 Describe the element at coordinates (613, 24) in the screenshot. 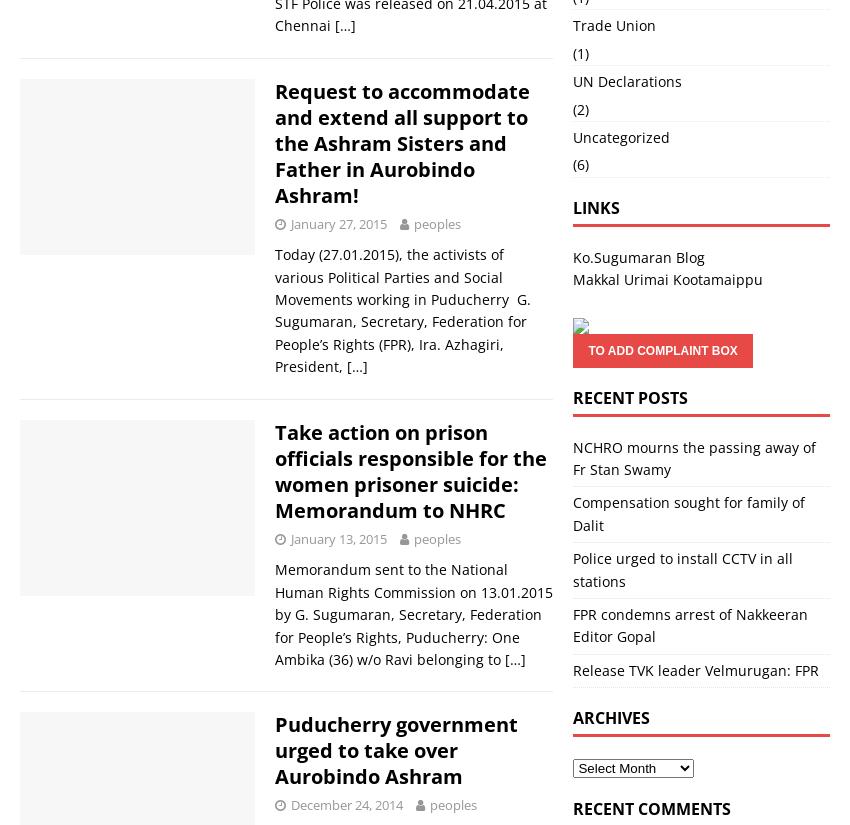

I see `'Trade Union'` at that location.